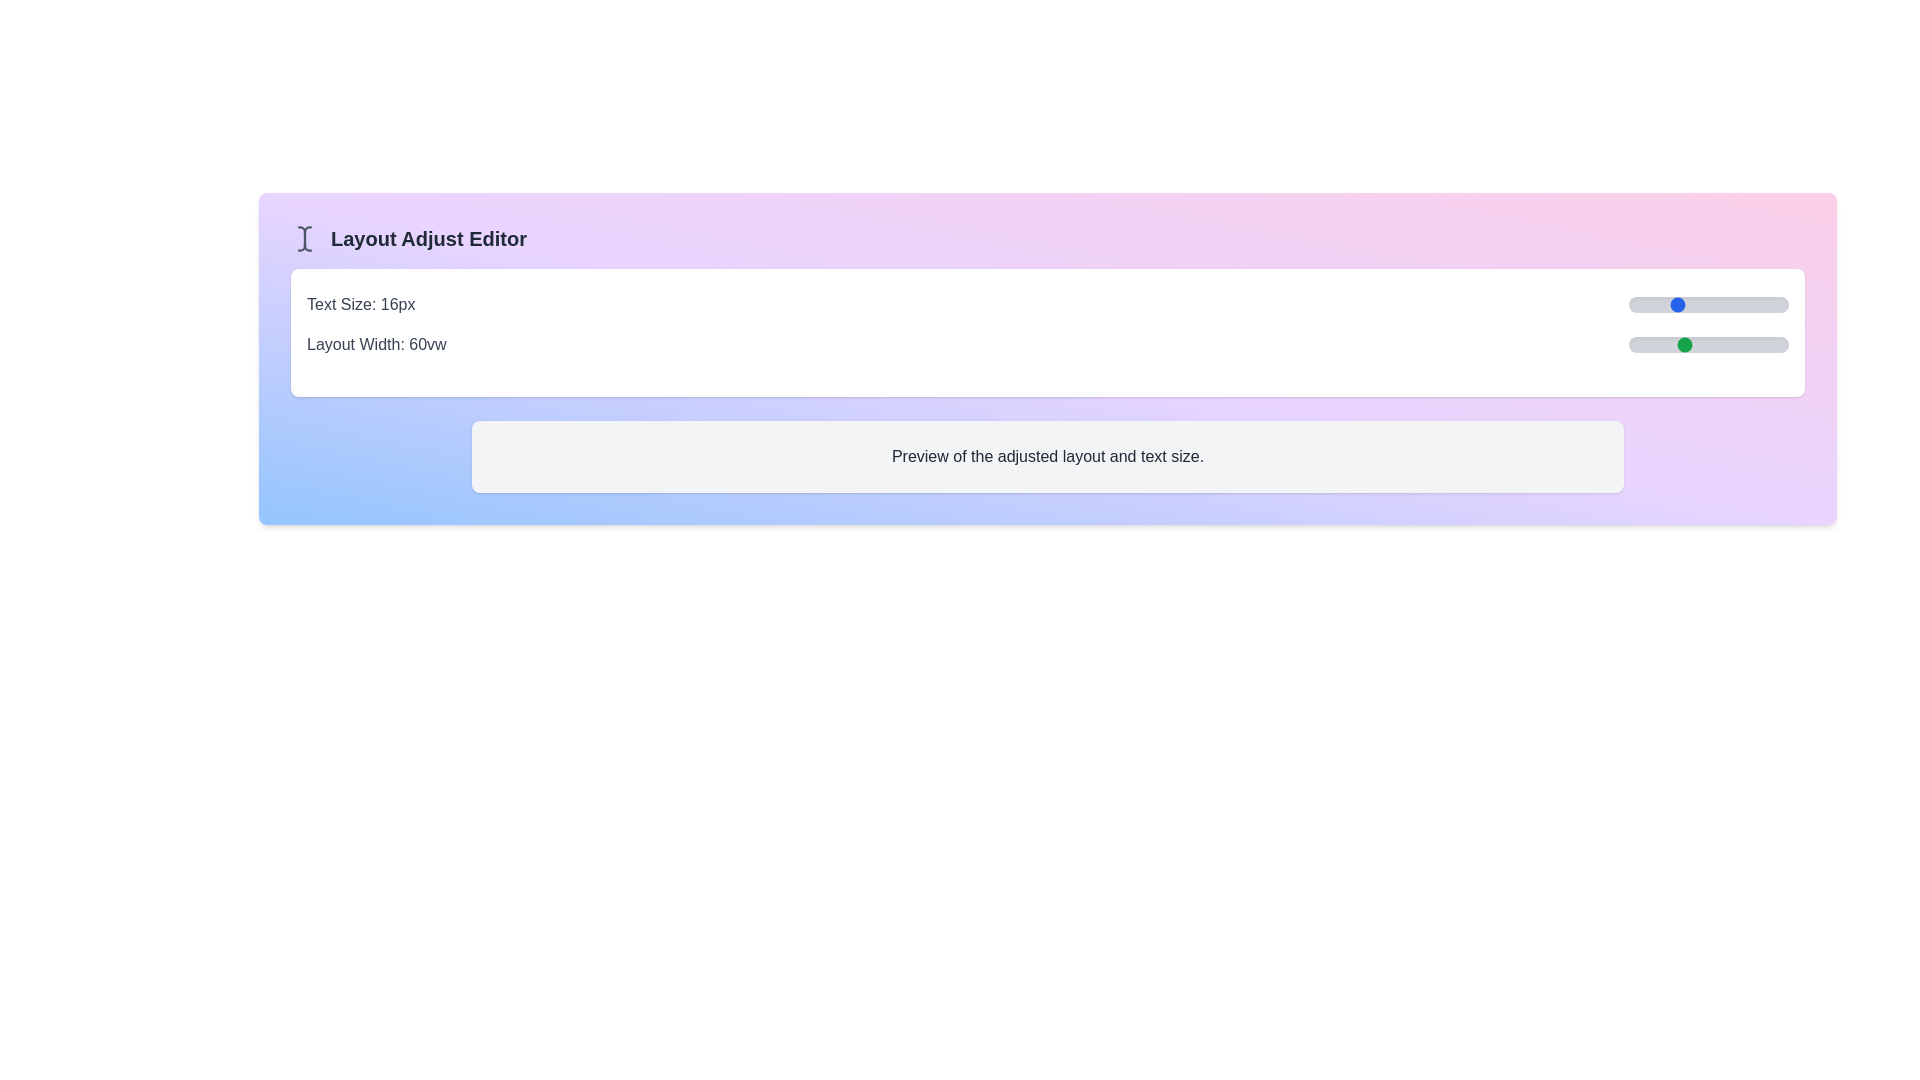 This screenshot has height=1080, width=1920. Describe the element at coordinates (1736, 304) in the screenshot. I see `the text size` at that location.